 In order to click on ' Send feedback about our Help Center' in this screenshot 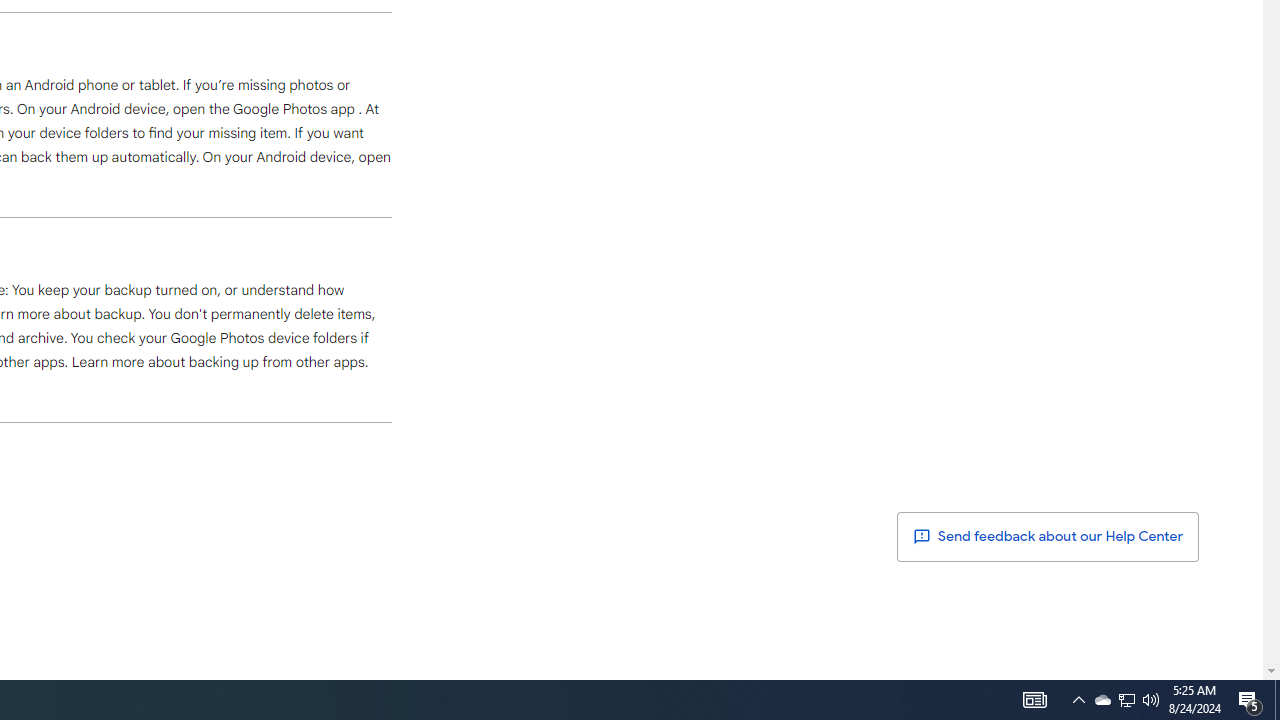, I will do `click(1047, 536)`.